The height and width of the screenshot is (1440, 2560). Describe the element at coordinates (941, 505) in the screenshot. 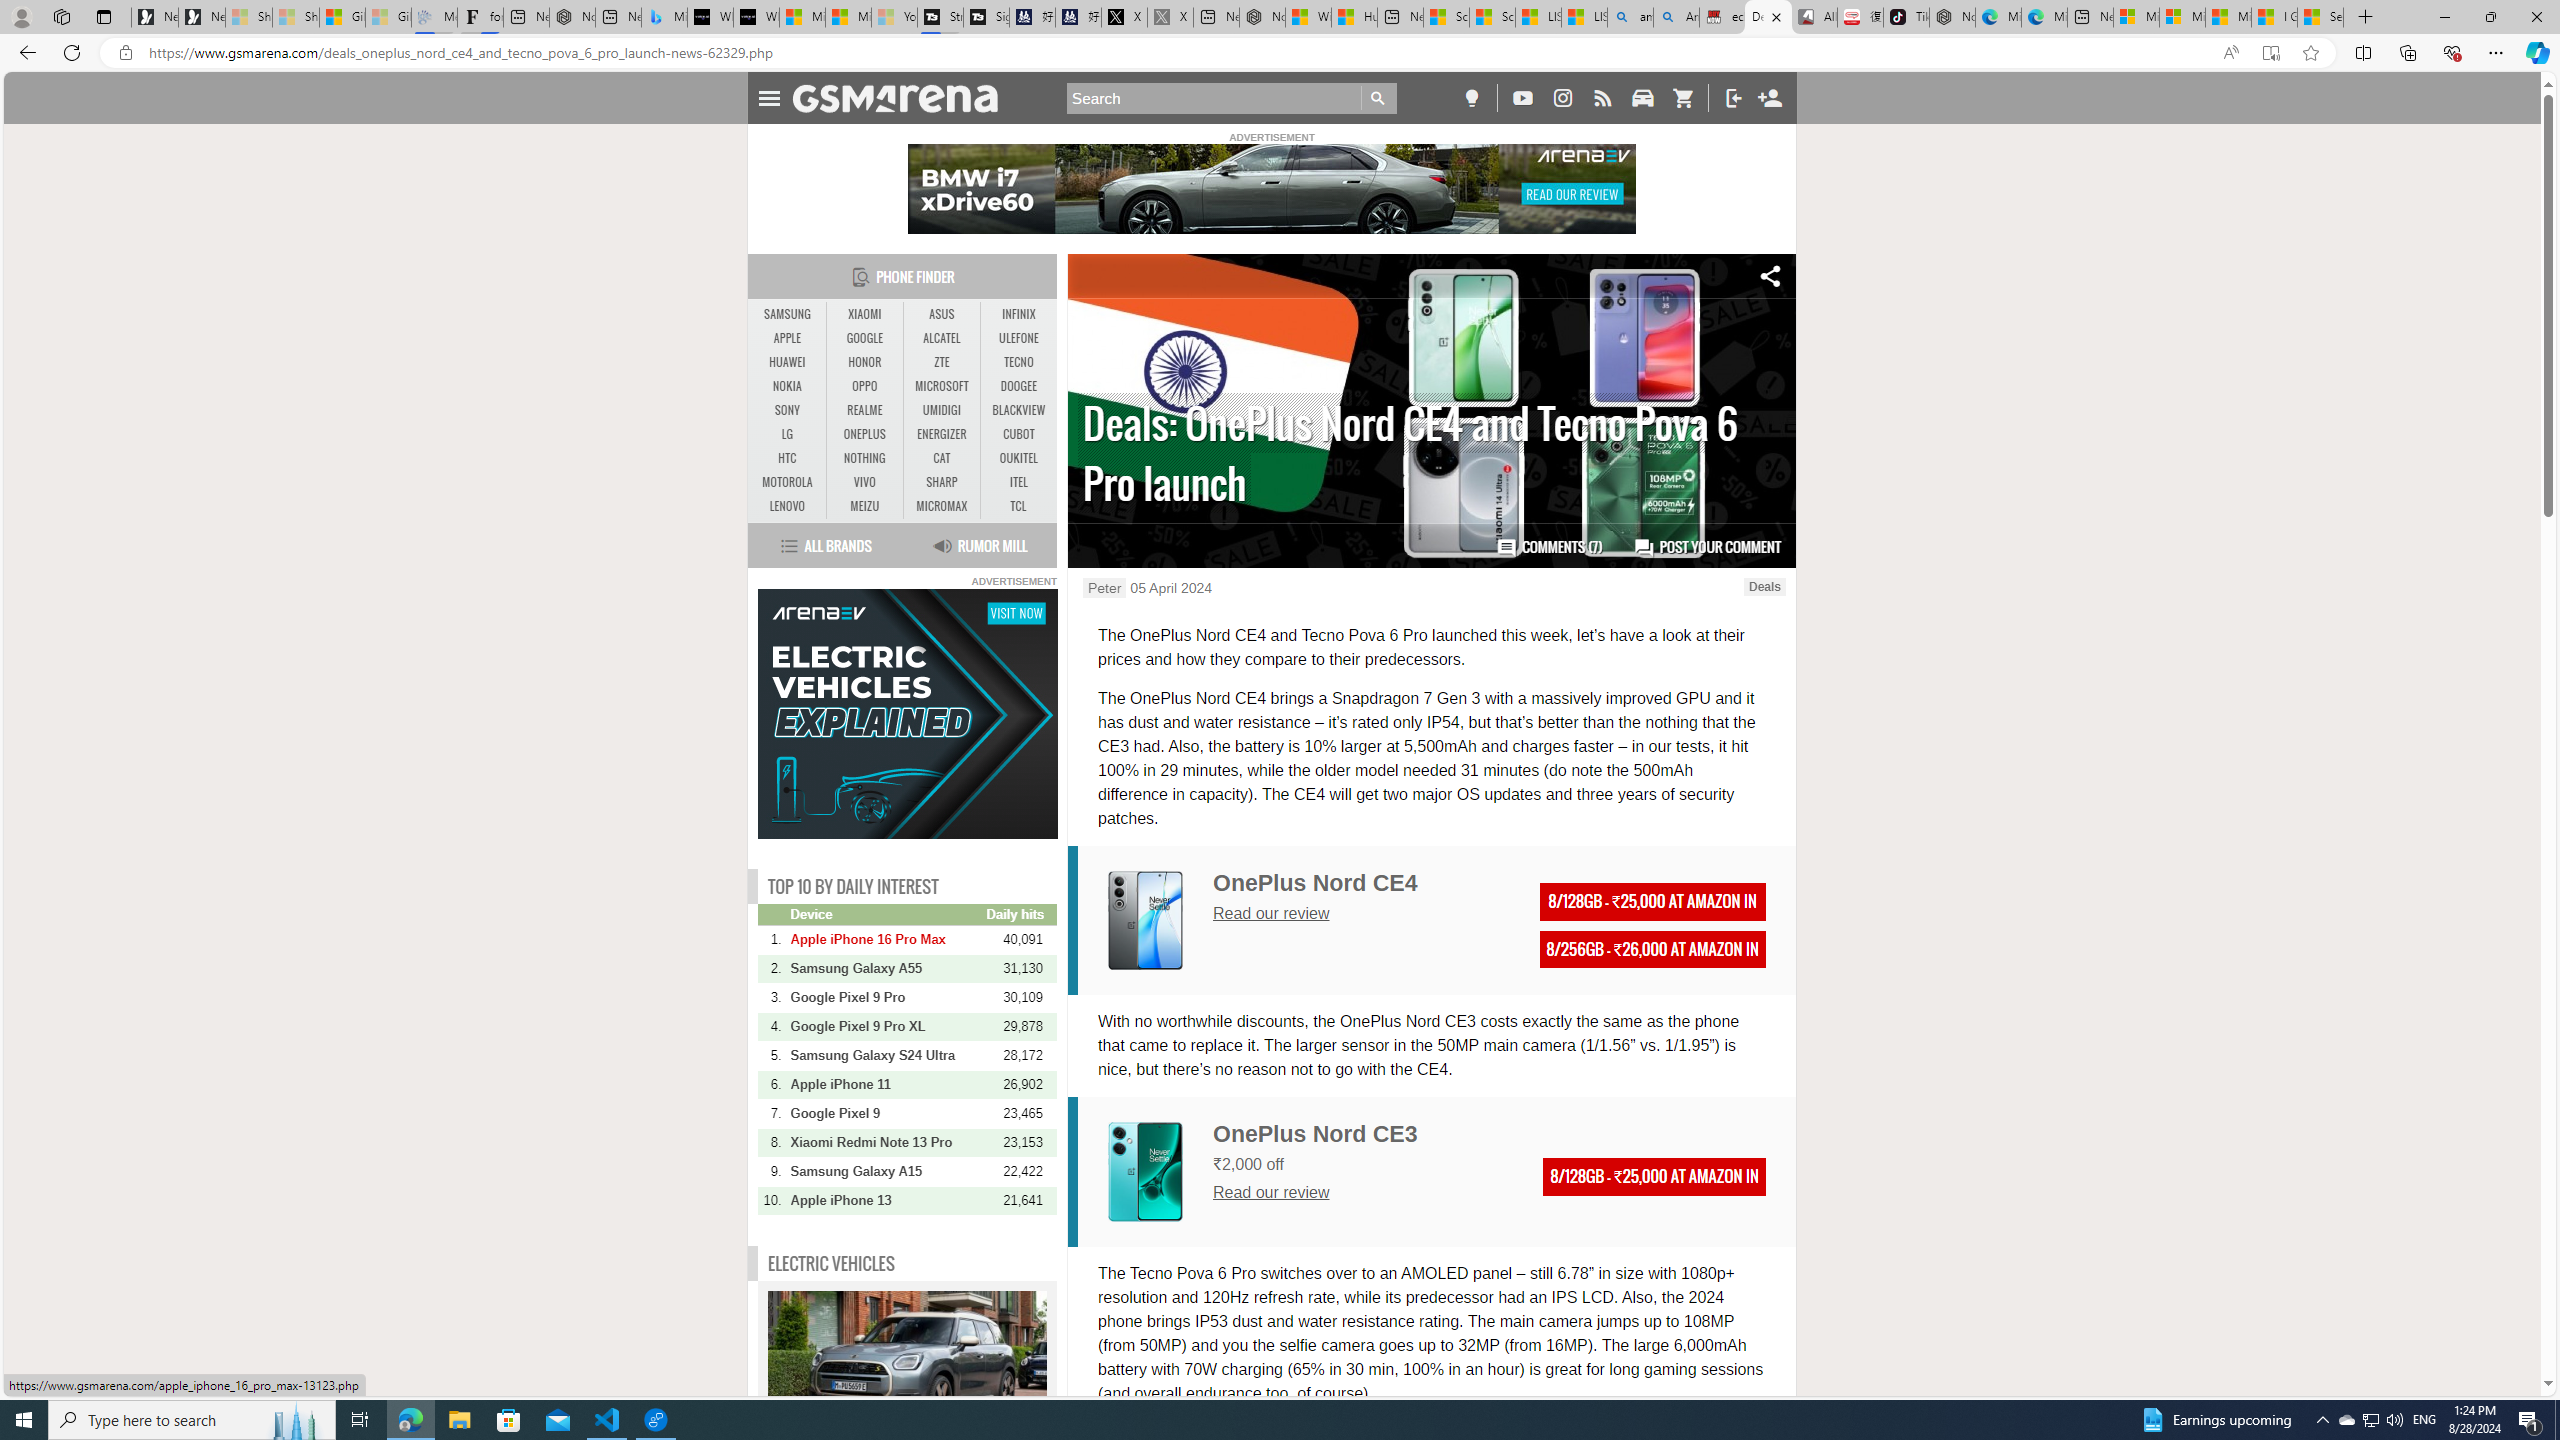

I see `'MICROMAX'` at that location.